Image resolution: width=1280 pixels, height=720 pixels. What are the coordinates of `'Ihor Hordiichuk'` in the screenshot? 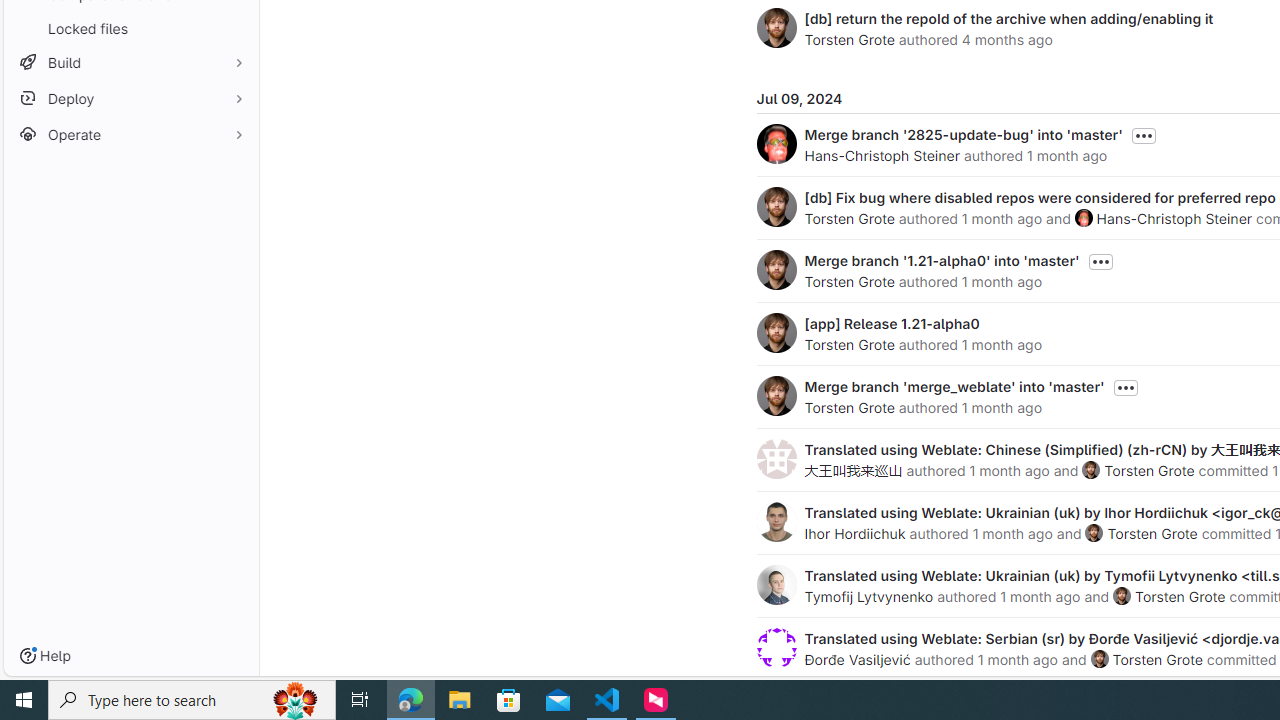 It's located at (855, 532).